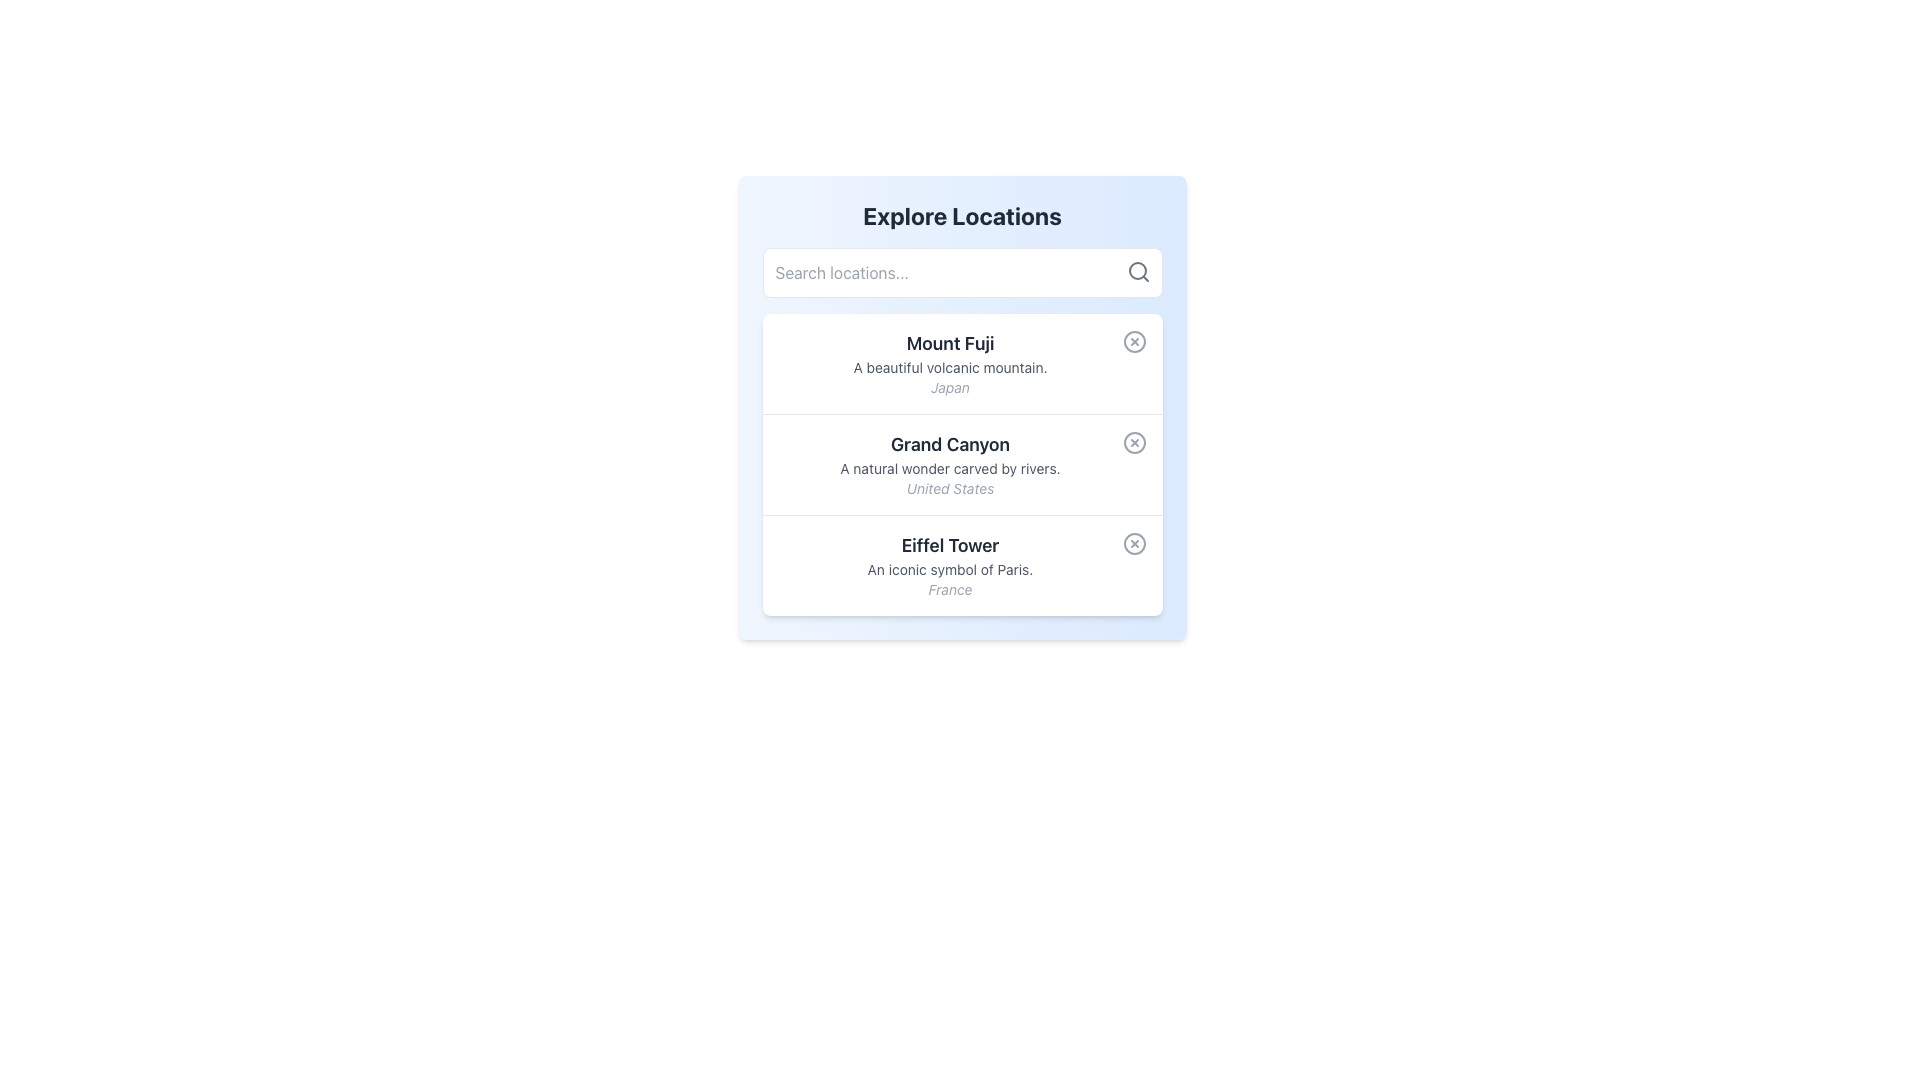 The image size is (1920, 1080). I want to click on the static text element that provides a description of Mount Fuji, positioned under the bolded title 'Mount Fuji' and centered in the triplet structure, so click(949, 367).